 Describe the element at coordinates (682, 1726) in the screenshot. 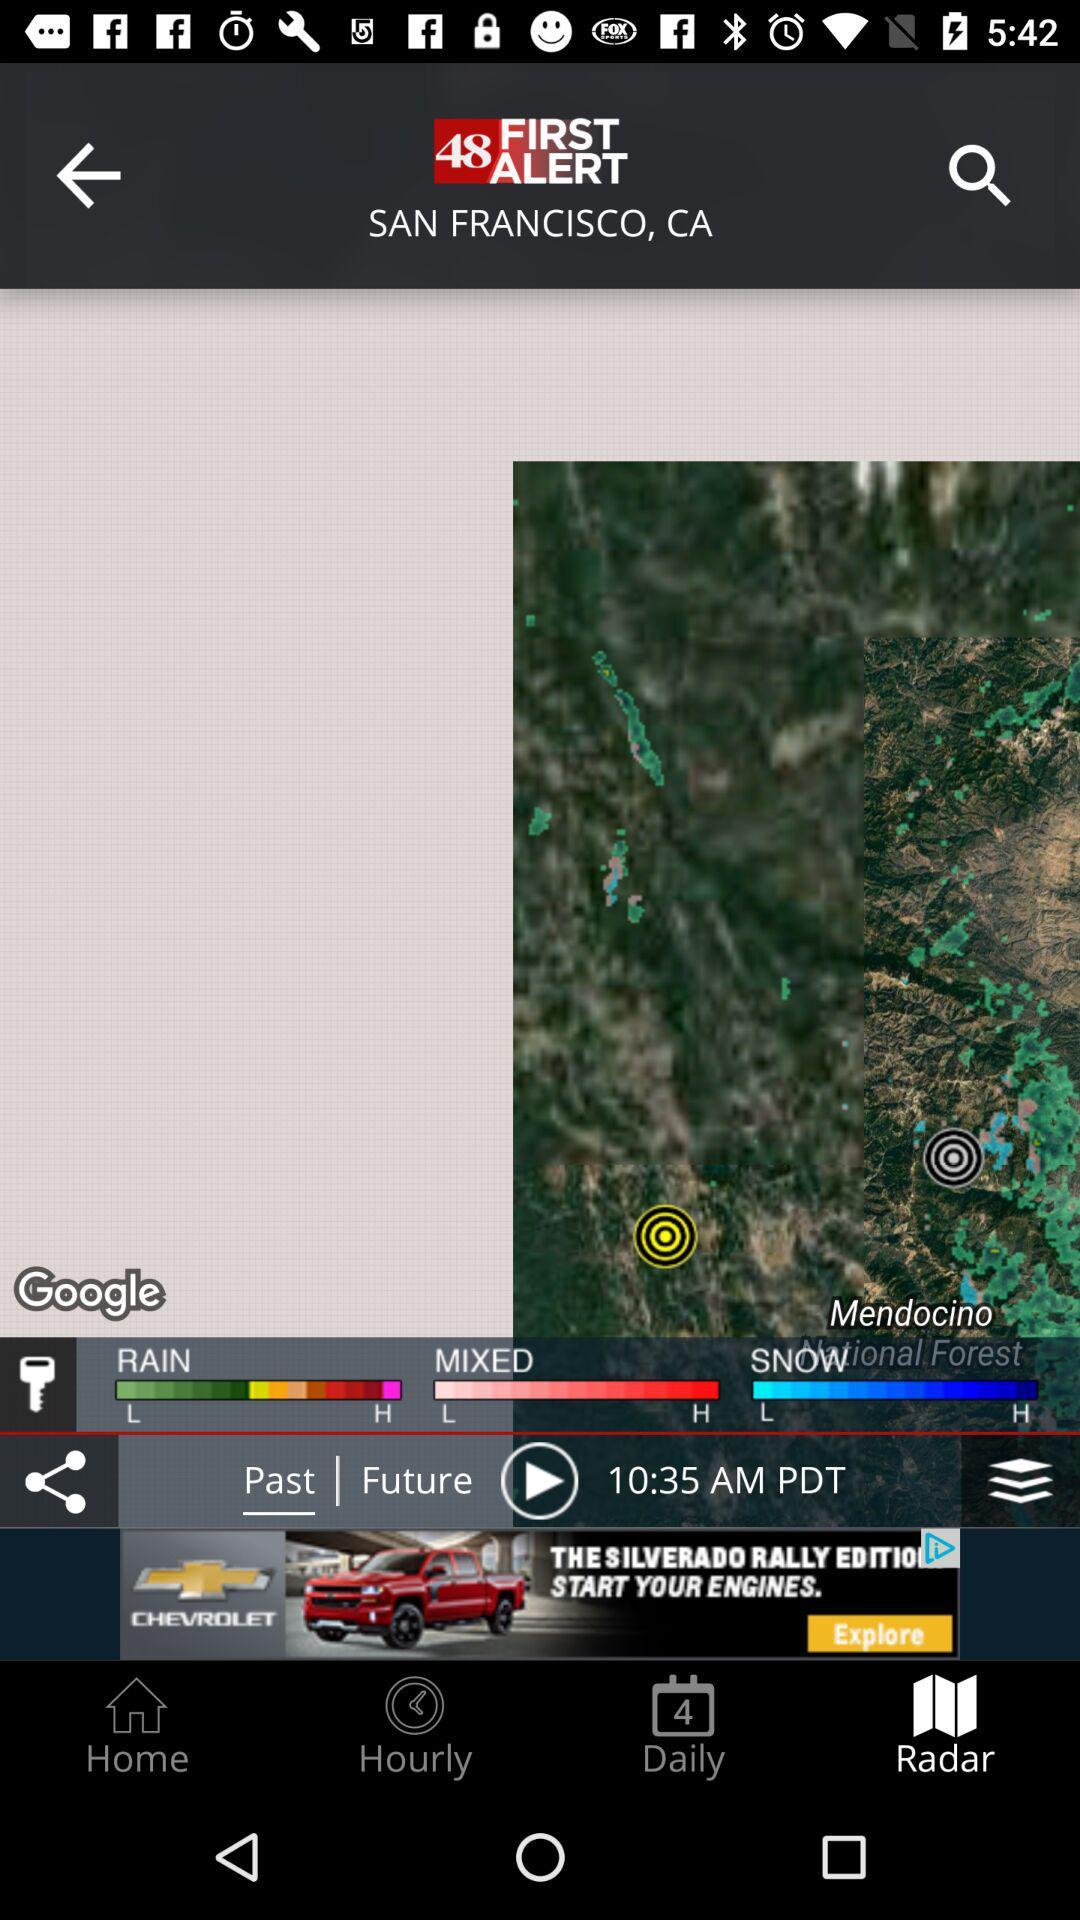

I see `the daily item` at that location.